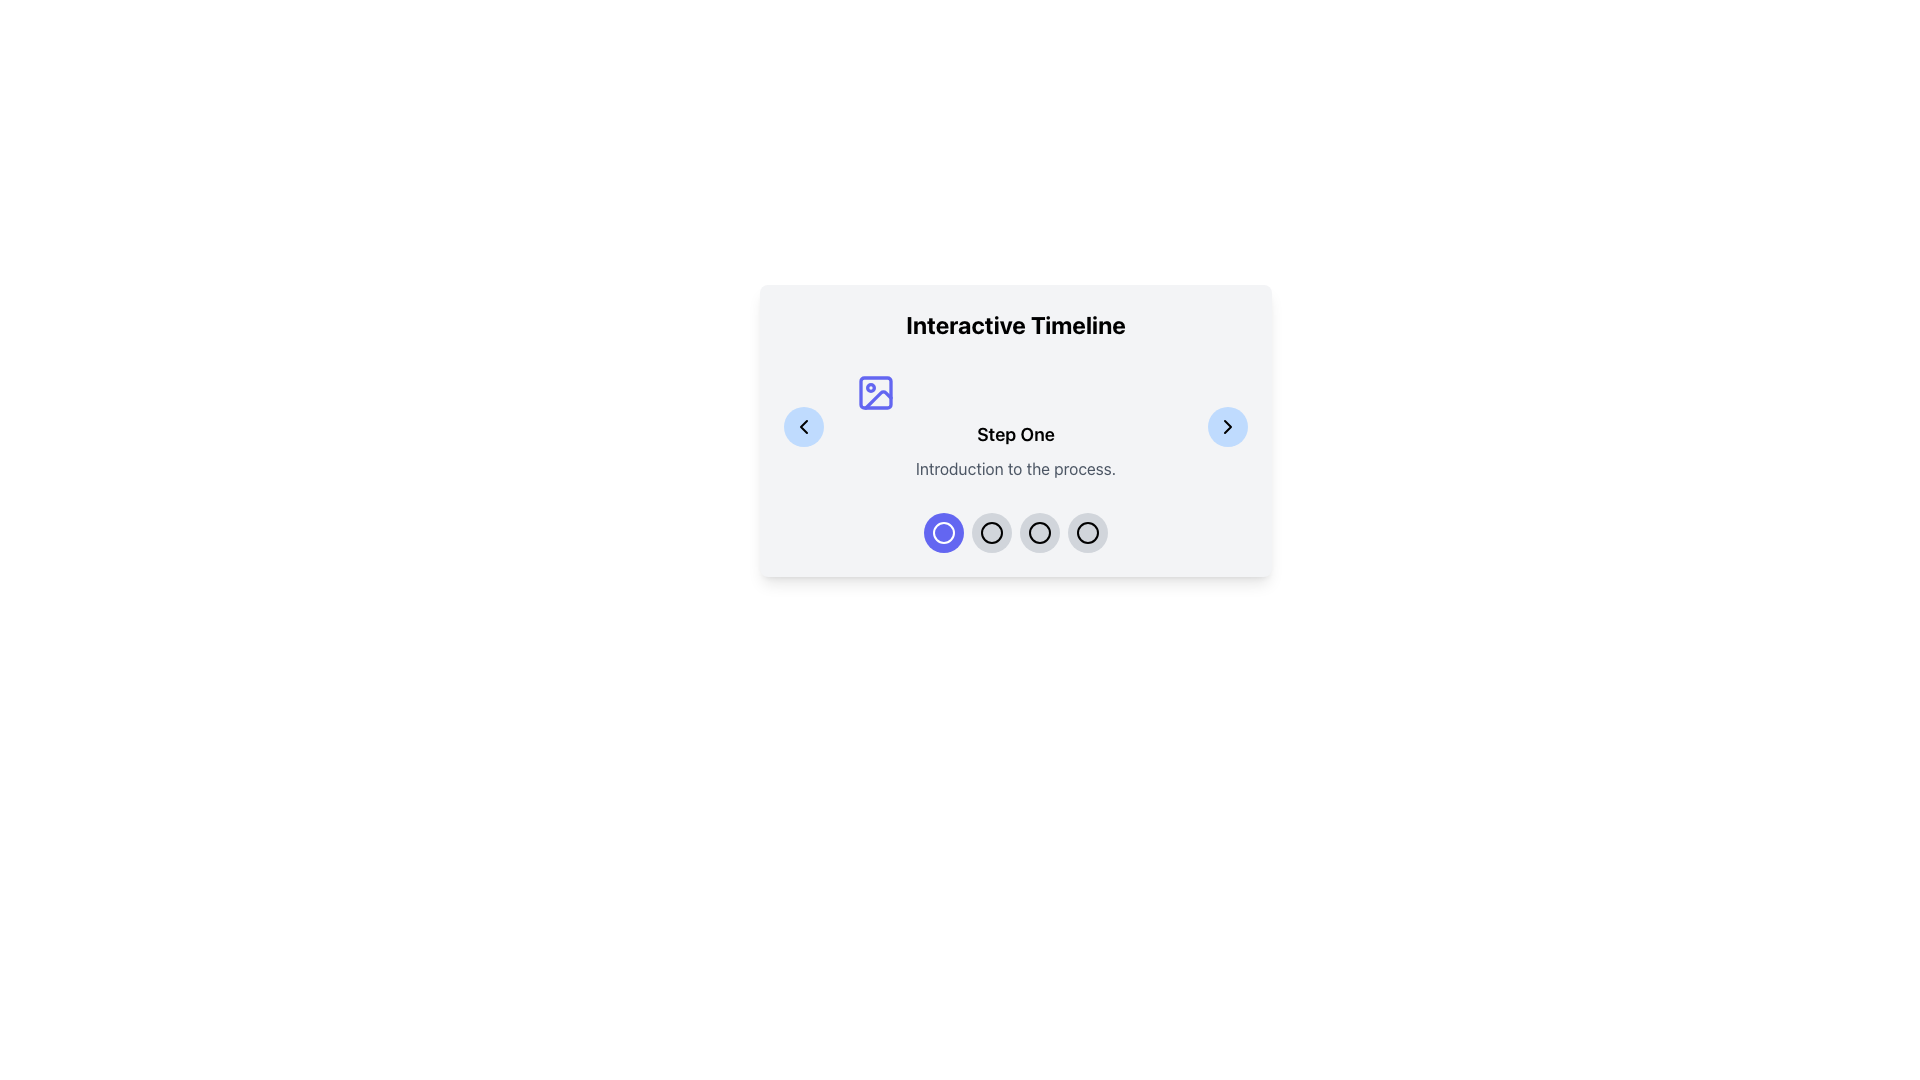  What do you see at coordinates (943, 531) in the screenshot?
I see `the prominent indigo circular Navigation indicator icon at the first position among a series of four icons` at bounding box center [943, 531].